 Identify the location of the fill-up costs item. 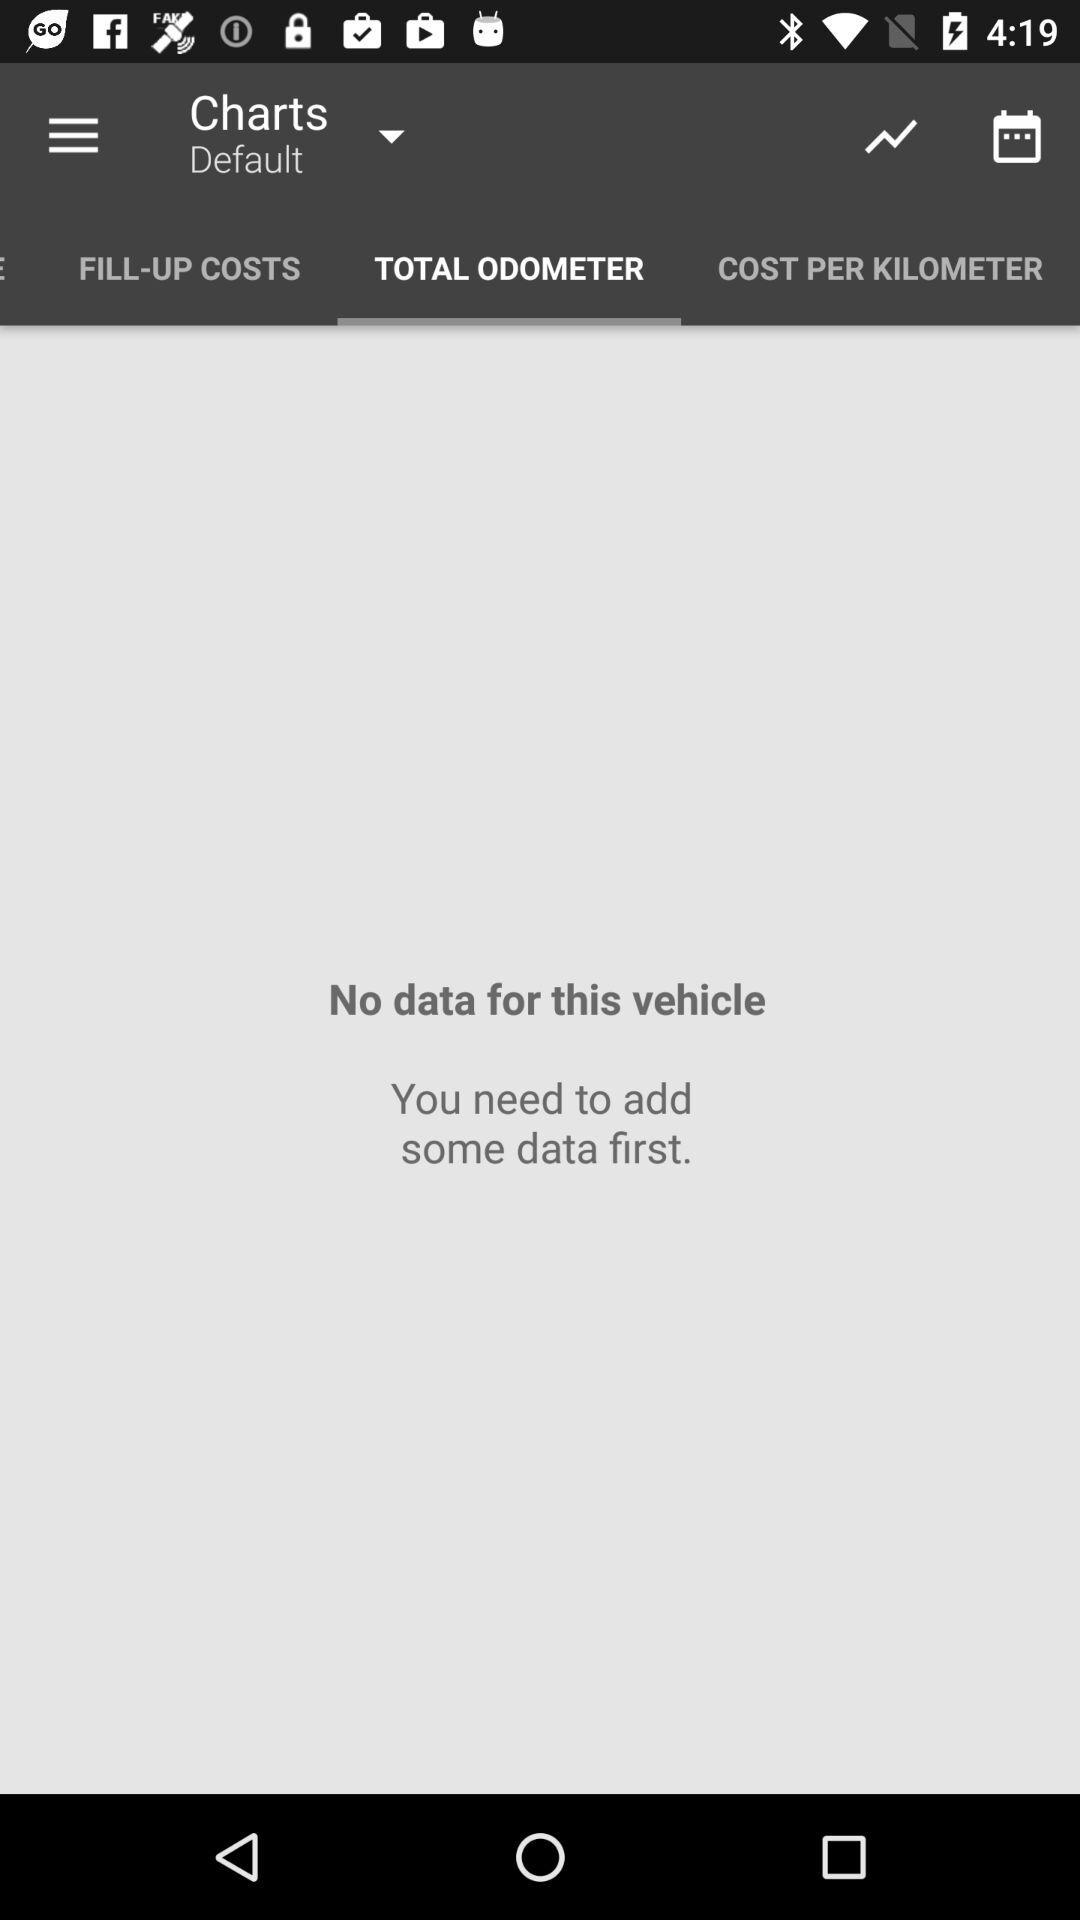
(189, 266).